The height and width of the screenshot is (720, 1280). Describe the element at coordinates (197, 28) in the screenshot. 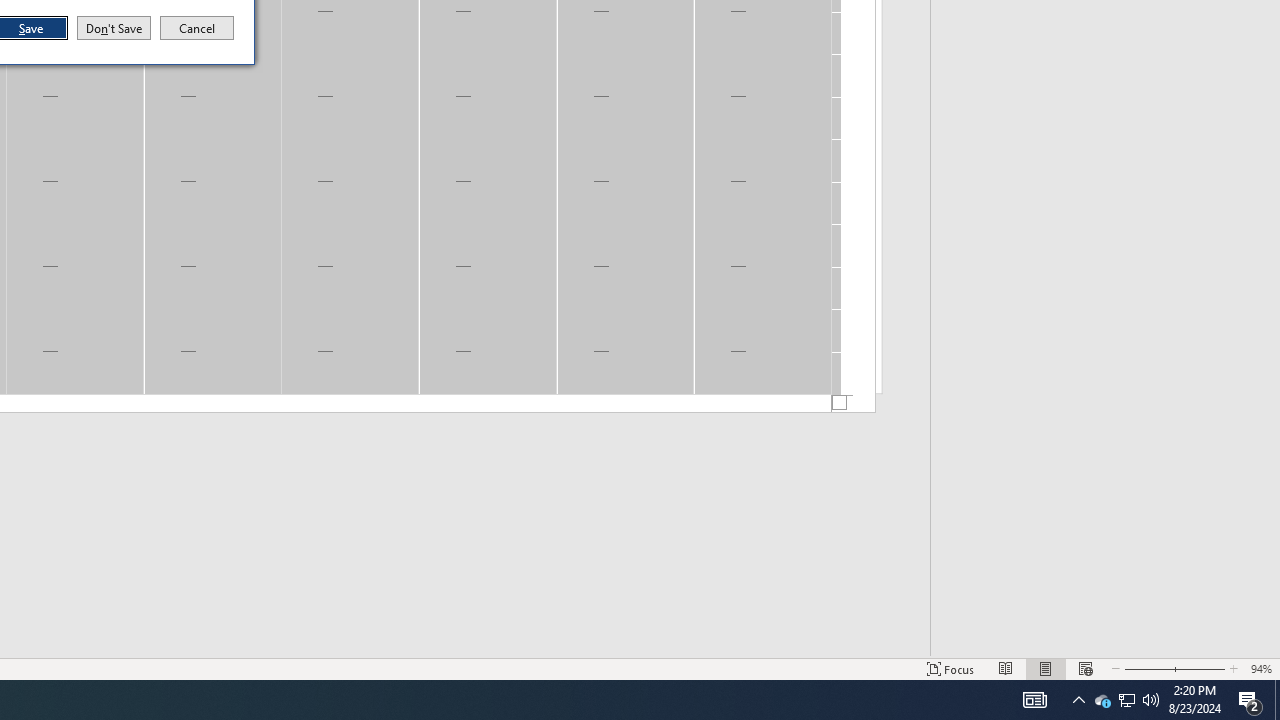

I see `'Cancel'` at that location.